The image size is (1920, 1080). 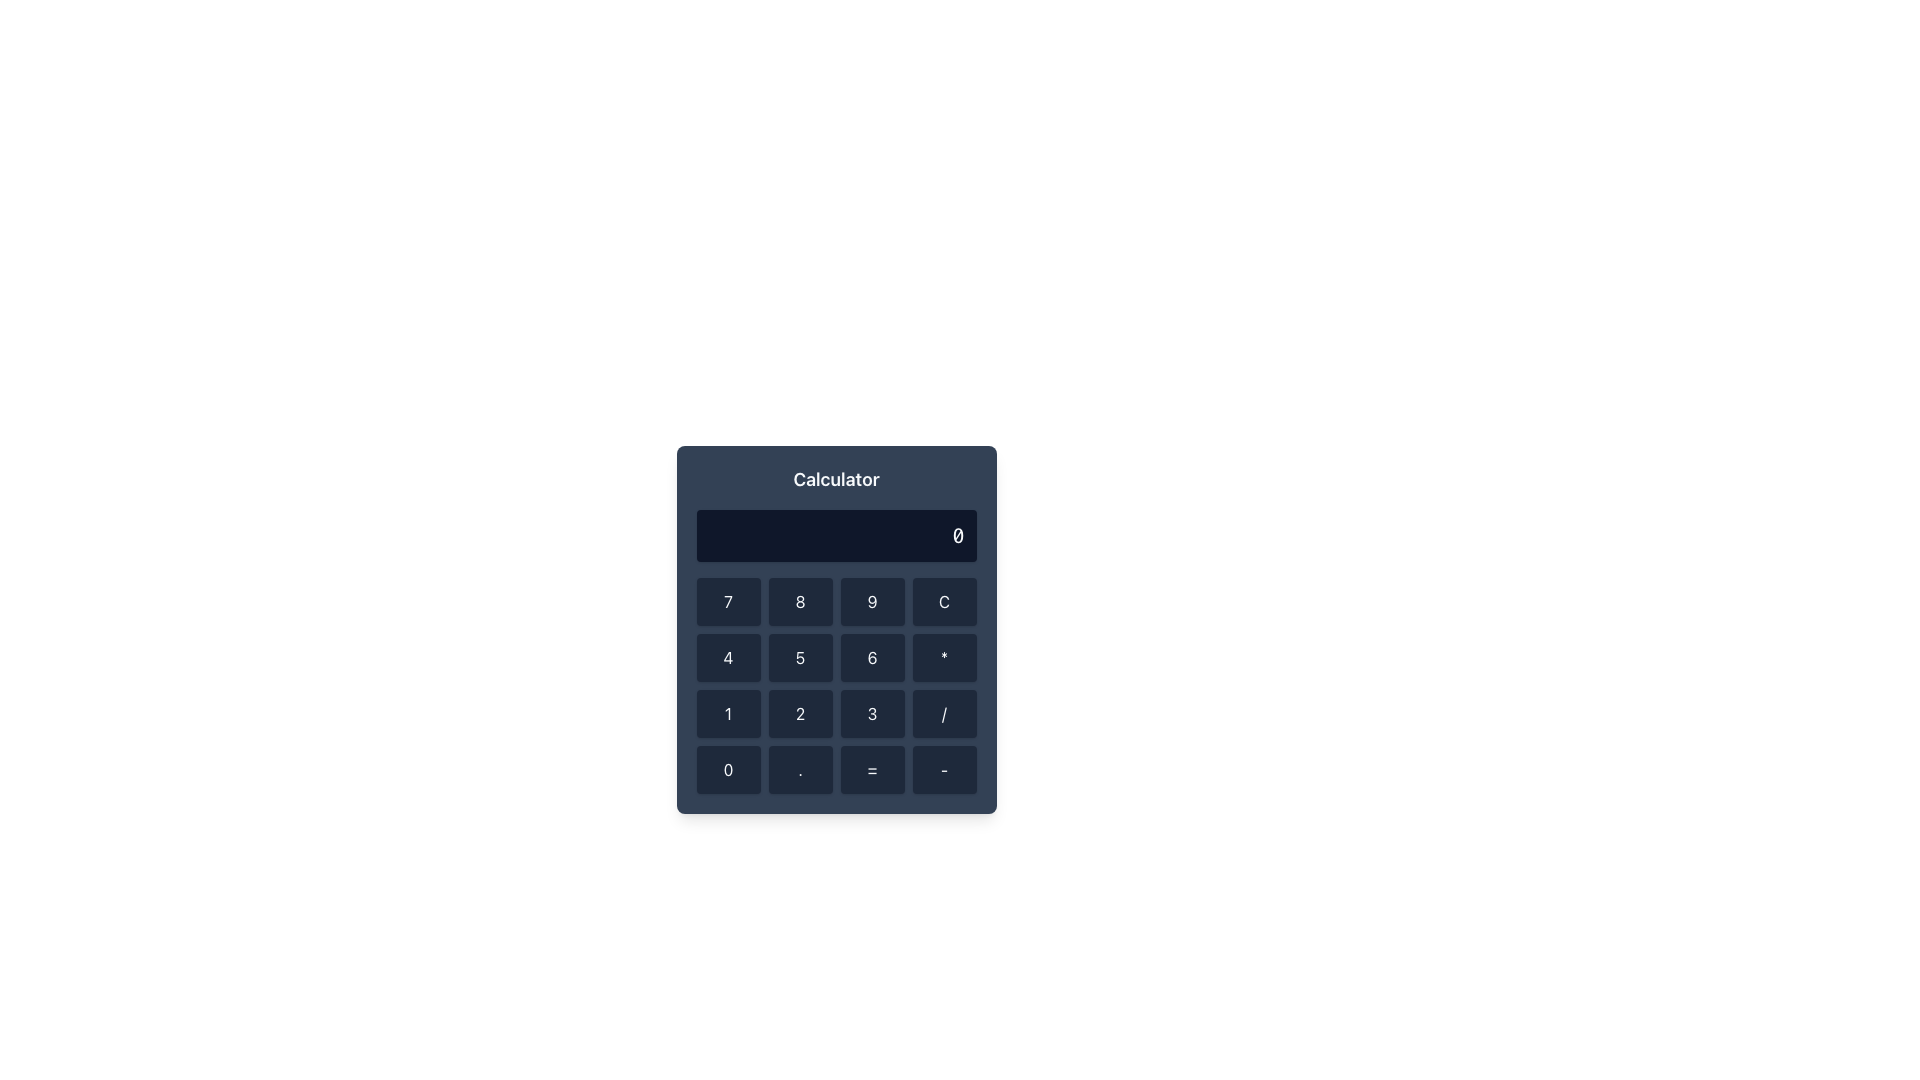 I want to click on the square button labeled '7' with a dark background and light-colored text, located in the first row and first column of the calculator grid interface, so click(x=727, y=600).